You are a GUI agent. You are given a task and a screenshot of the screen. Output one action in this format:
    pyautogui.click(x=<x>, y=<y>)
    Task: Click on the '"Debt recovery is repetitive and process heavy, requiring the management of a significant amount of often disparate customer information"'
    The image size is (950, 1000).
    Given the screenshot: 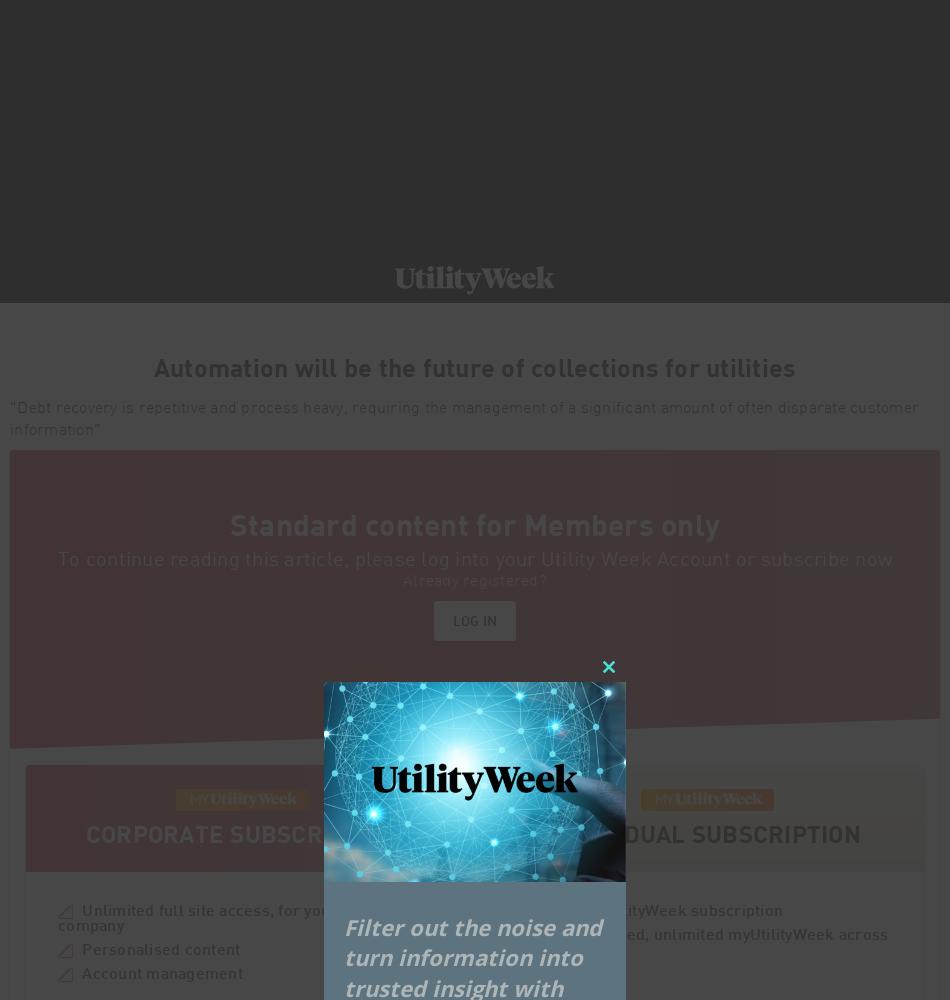 What is the action you would take?
    pyautogui.click(x=9, y=419)
    